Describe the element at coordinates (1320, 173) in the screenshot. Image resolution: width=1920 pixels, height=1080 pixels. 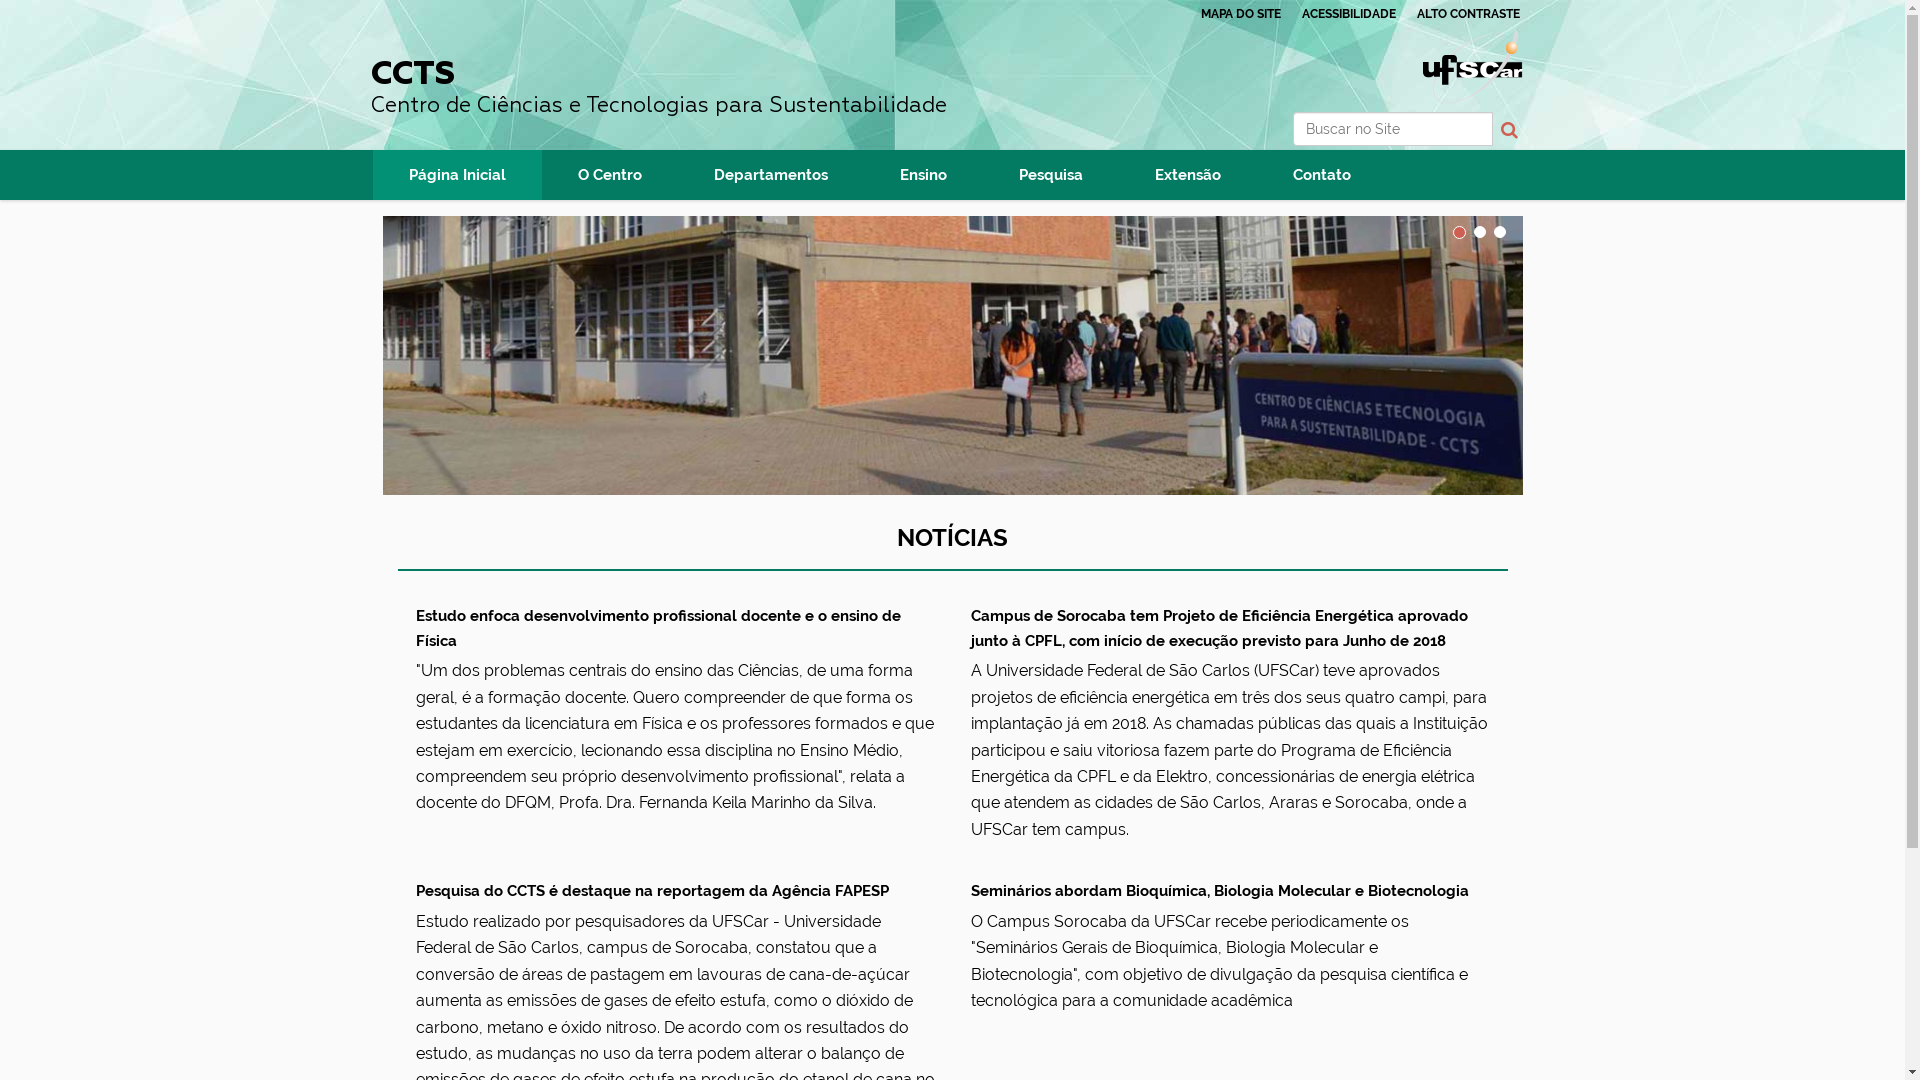
I see `'Contato'` at that location.